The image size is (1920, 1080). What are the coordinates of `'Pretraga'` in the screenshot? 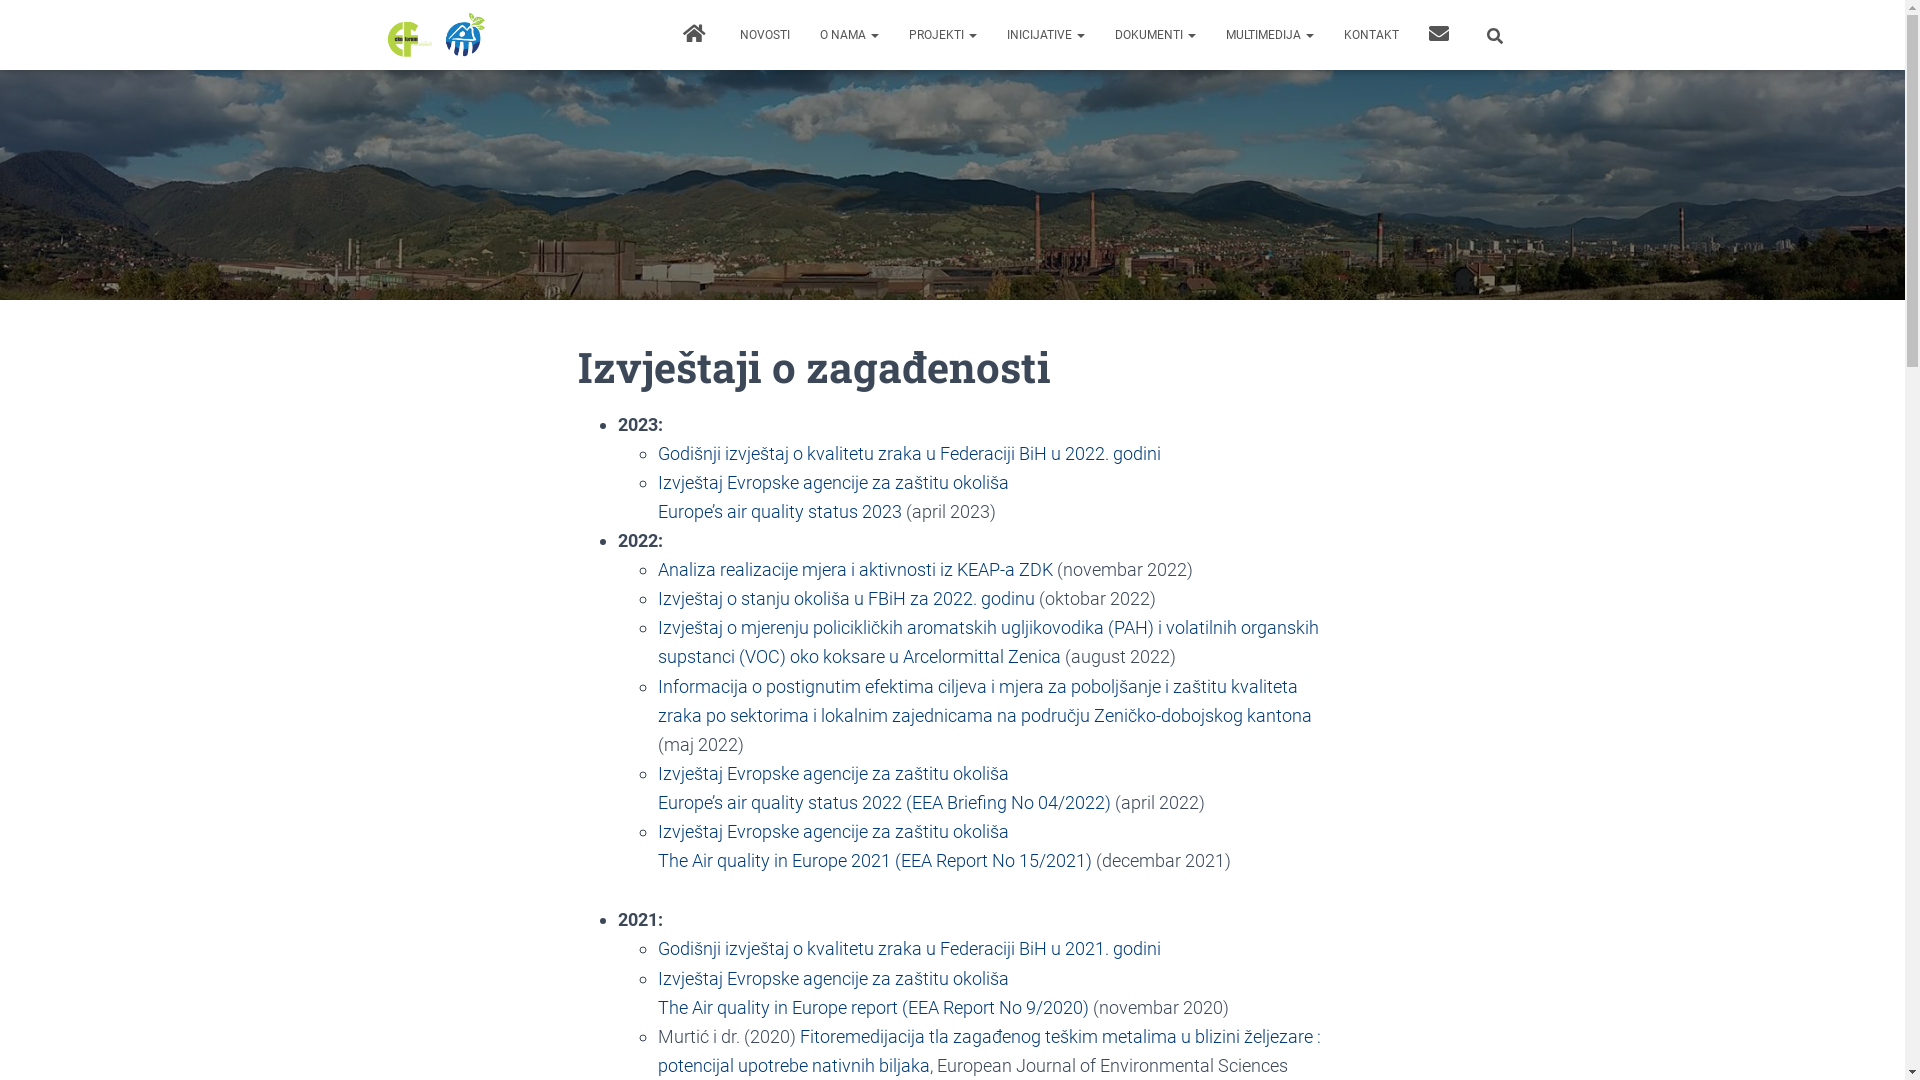 It's located at (4, 21).